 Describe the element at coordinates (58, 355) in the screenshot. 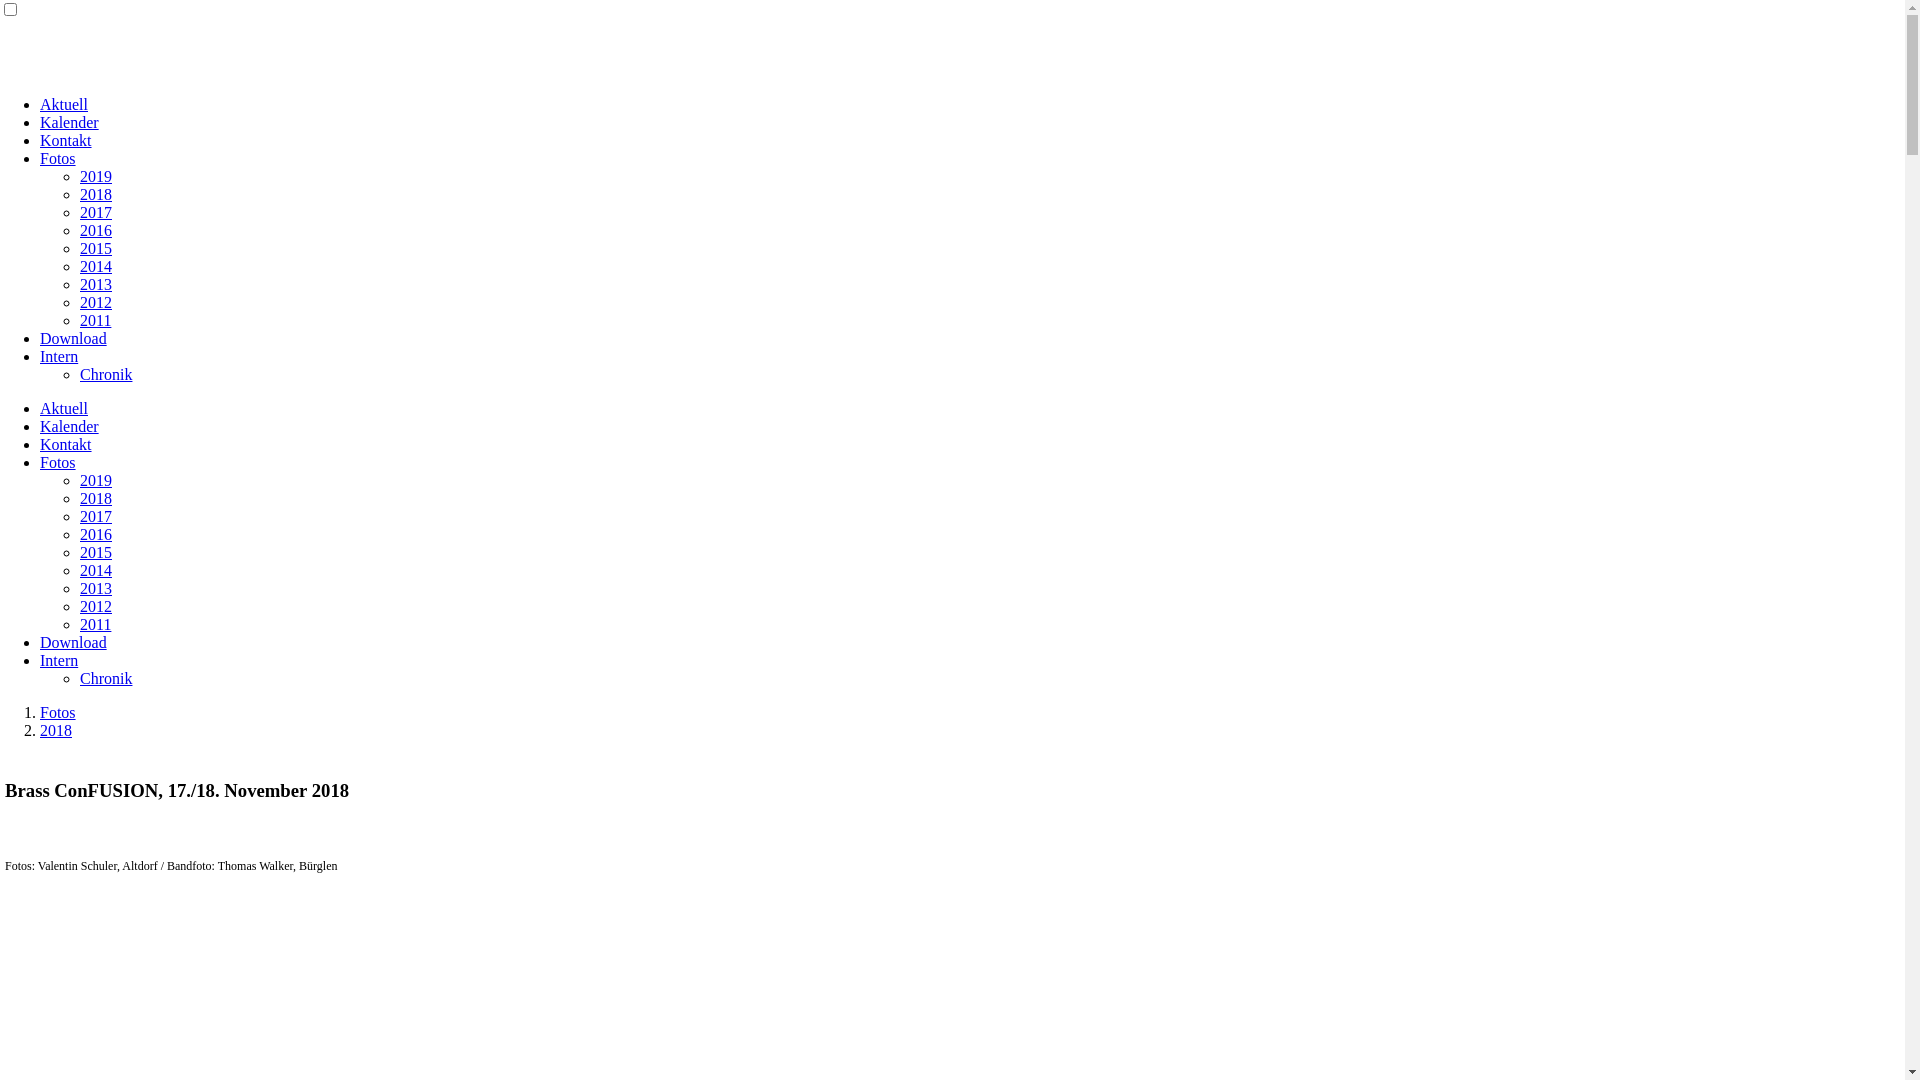

I see `'Intern'` at that location.